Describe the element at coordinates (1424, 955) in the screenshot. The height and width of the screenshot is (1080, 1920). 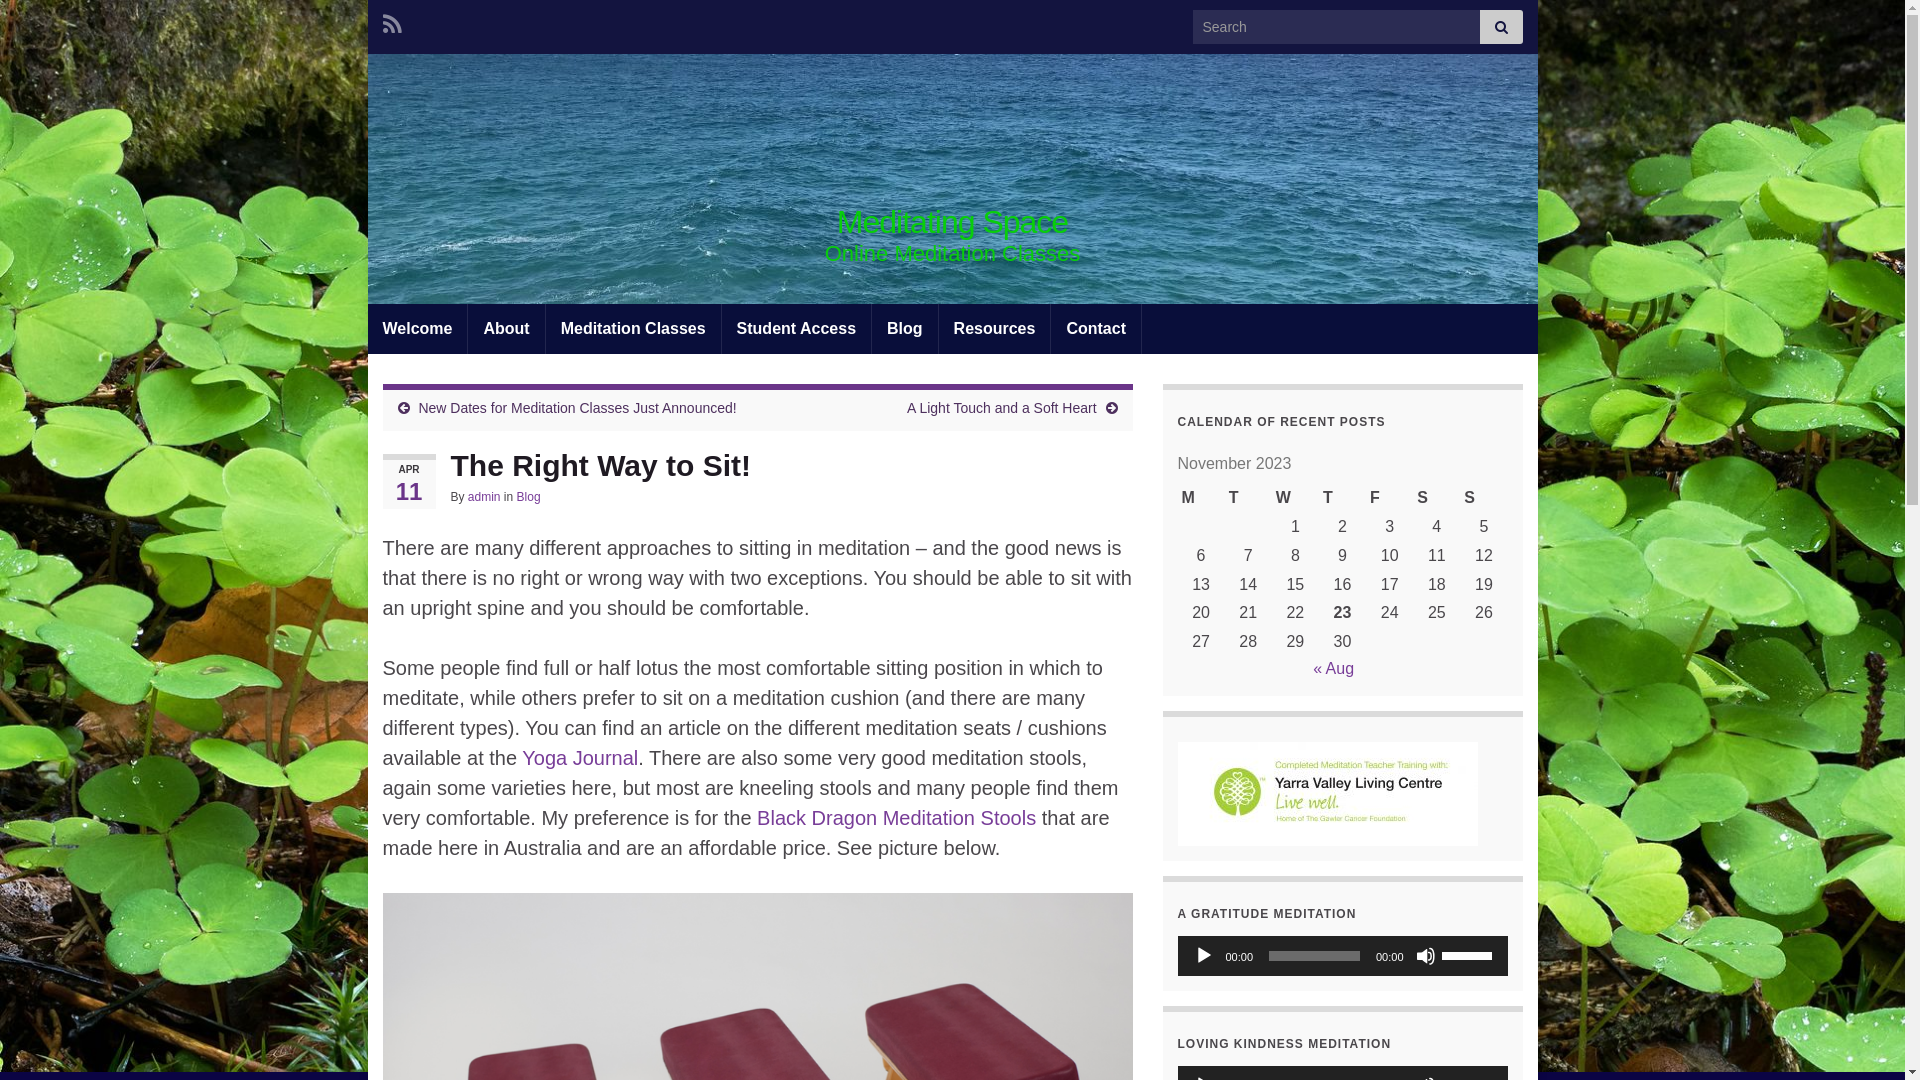
I see `'Mute'` at that location.